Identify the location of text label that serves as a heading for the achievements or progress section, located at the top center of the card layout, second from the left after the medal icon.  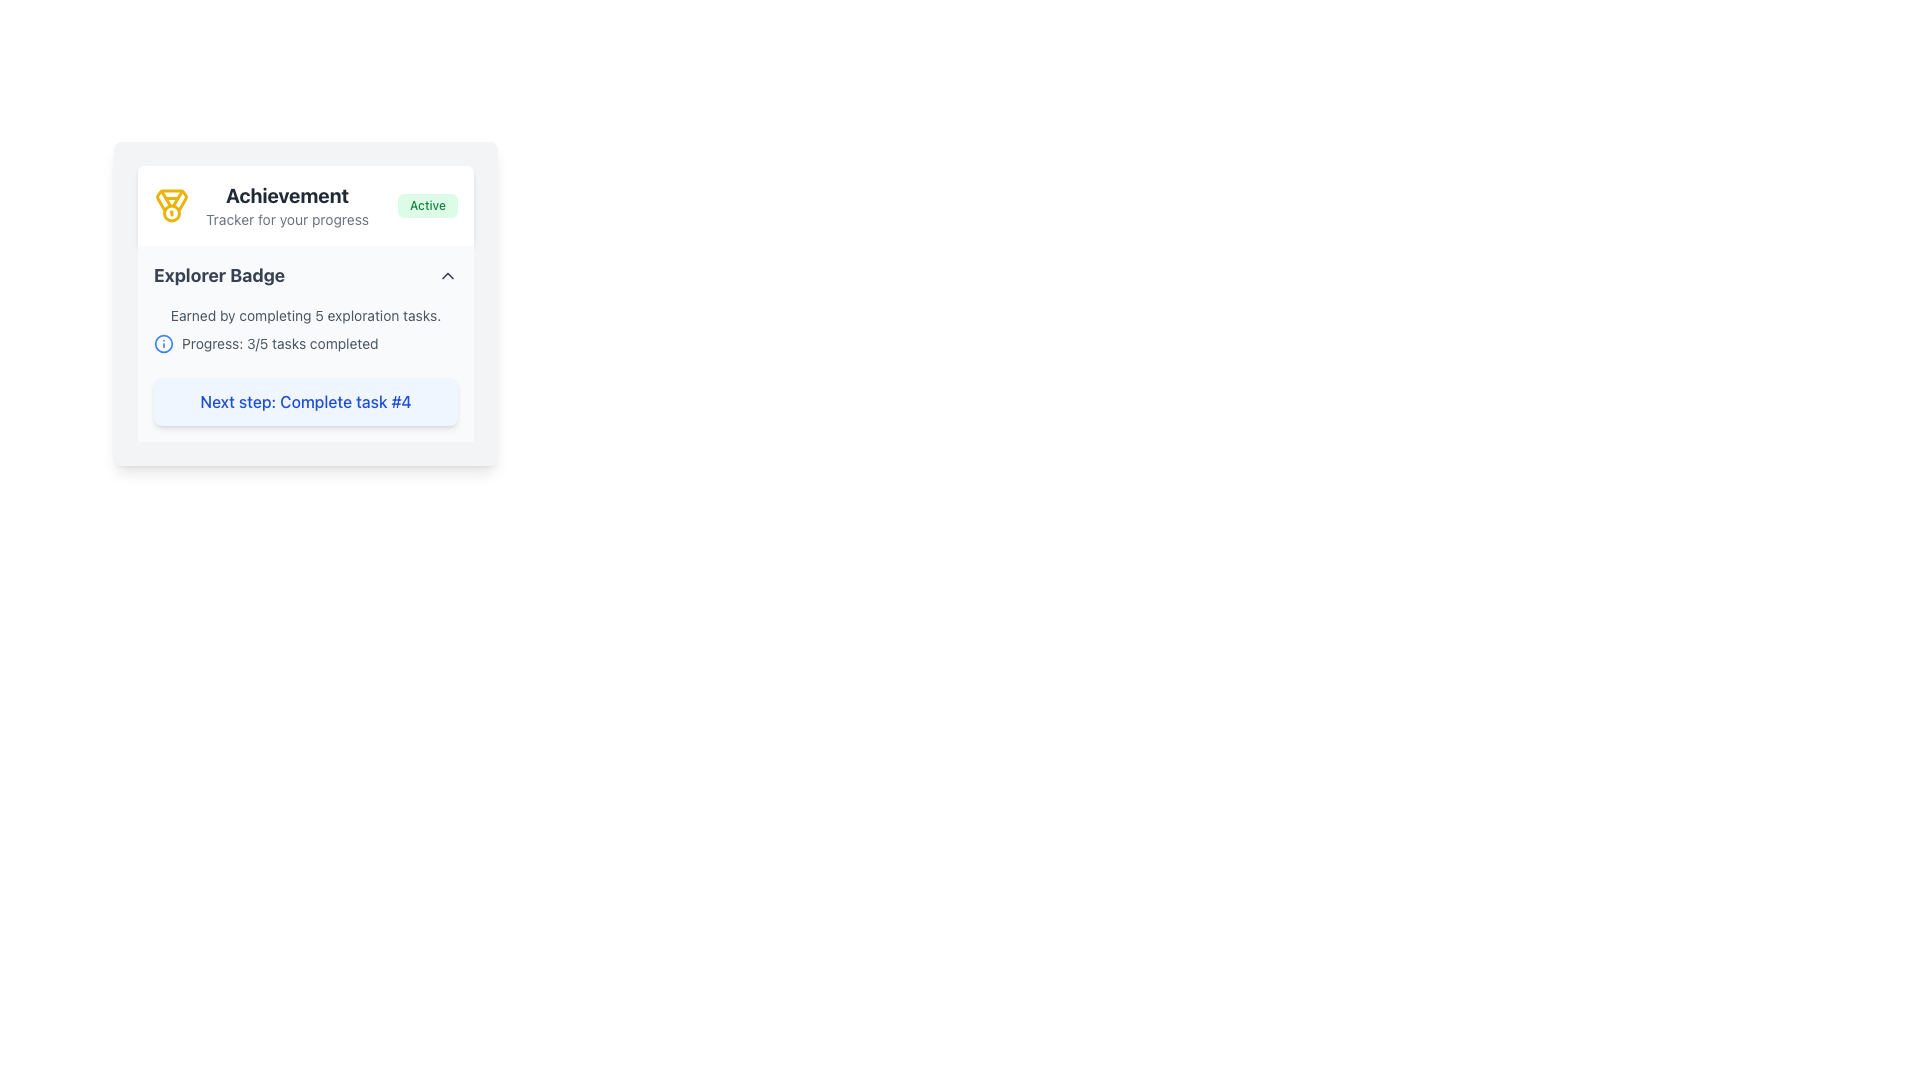
(286, 205).